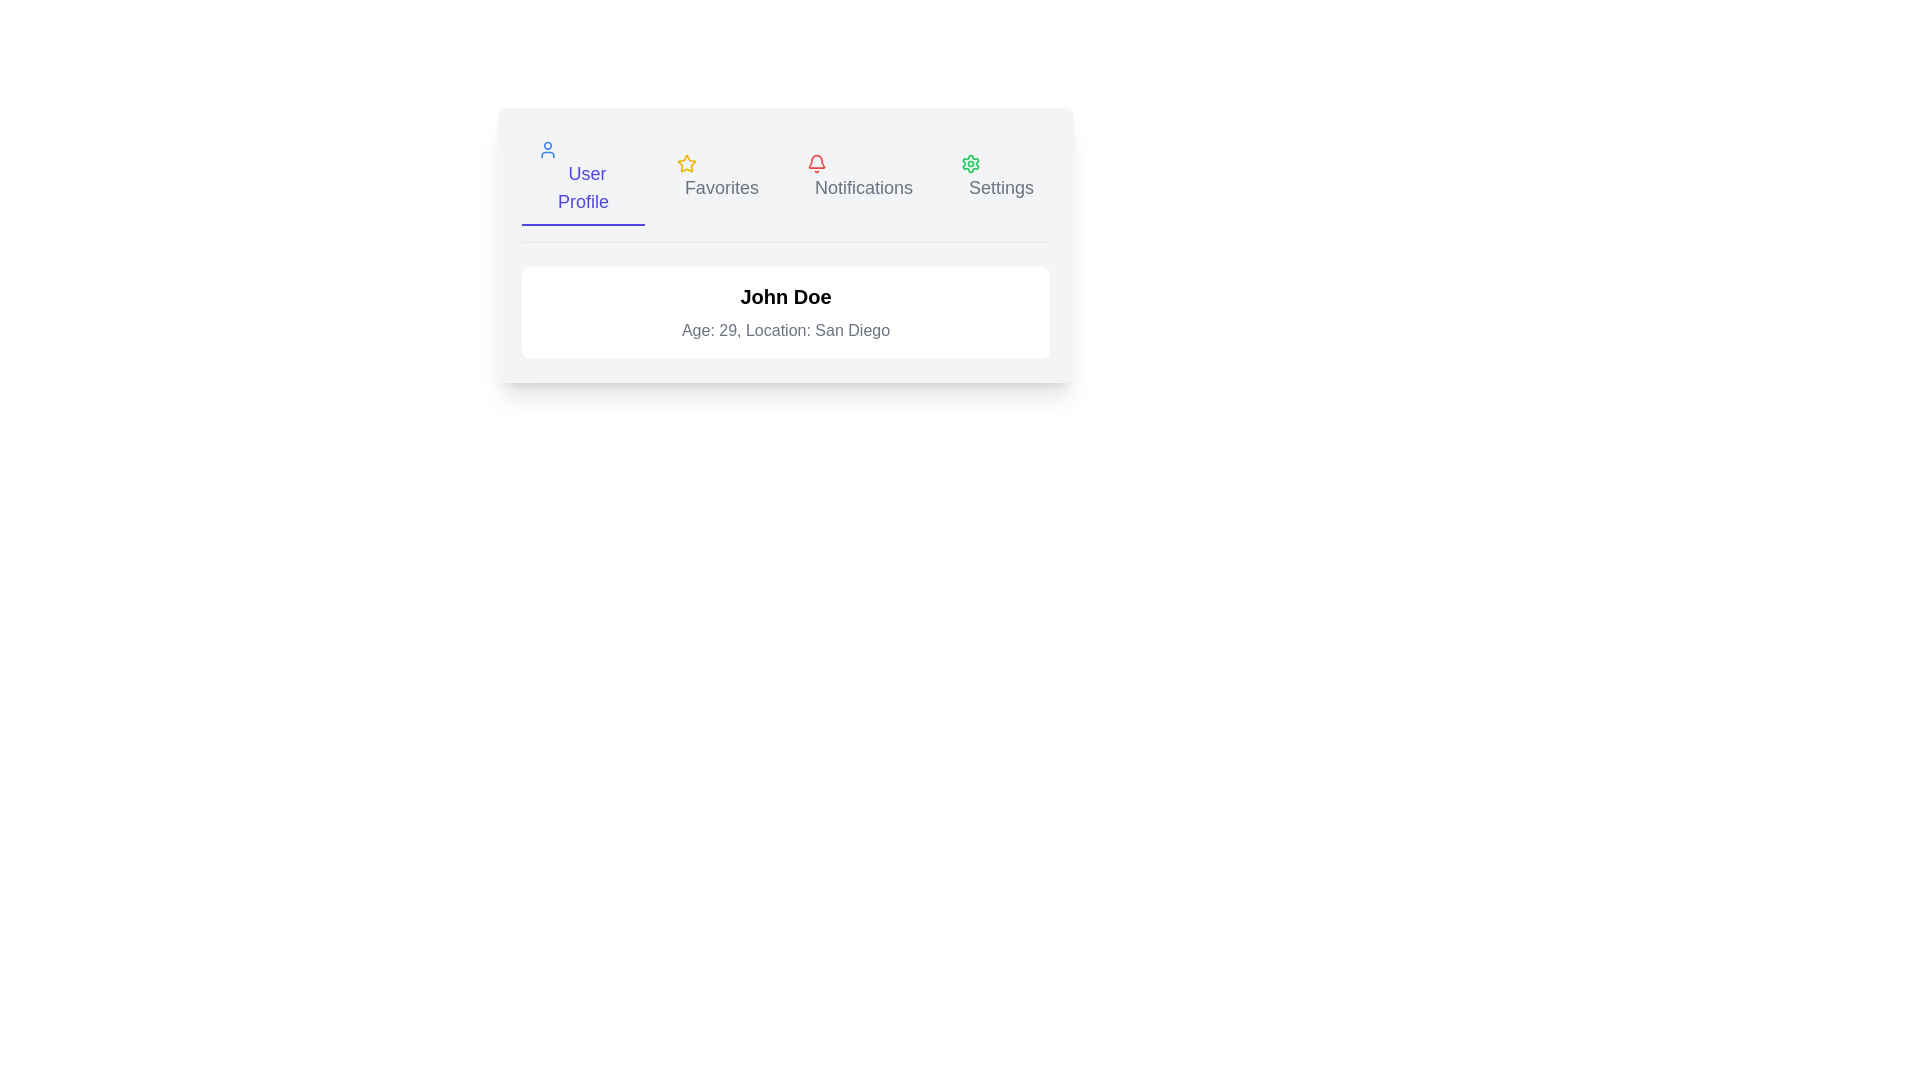  I want to click on the decorative 'User Profile' icon located in the navigation header, which is the first visual element in the 'User Profile' tab, so click(547, 149).